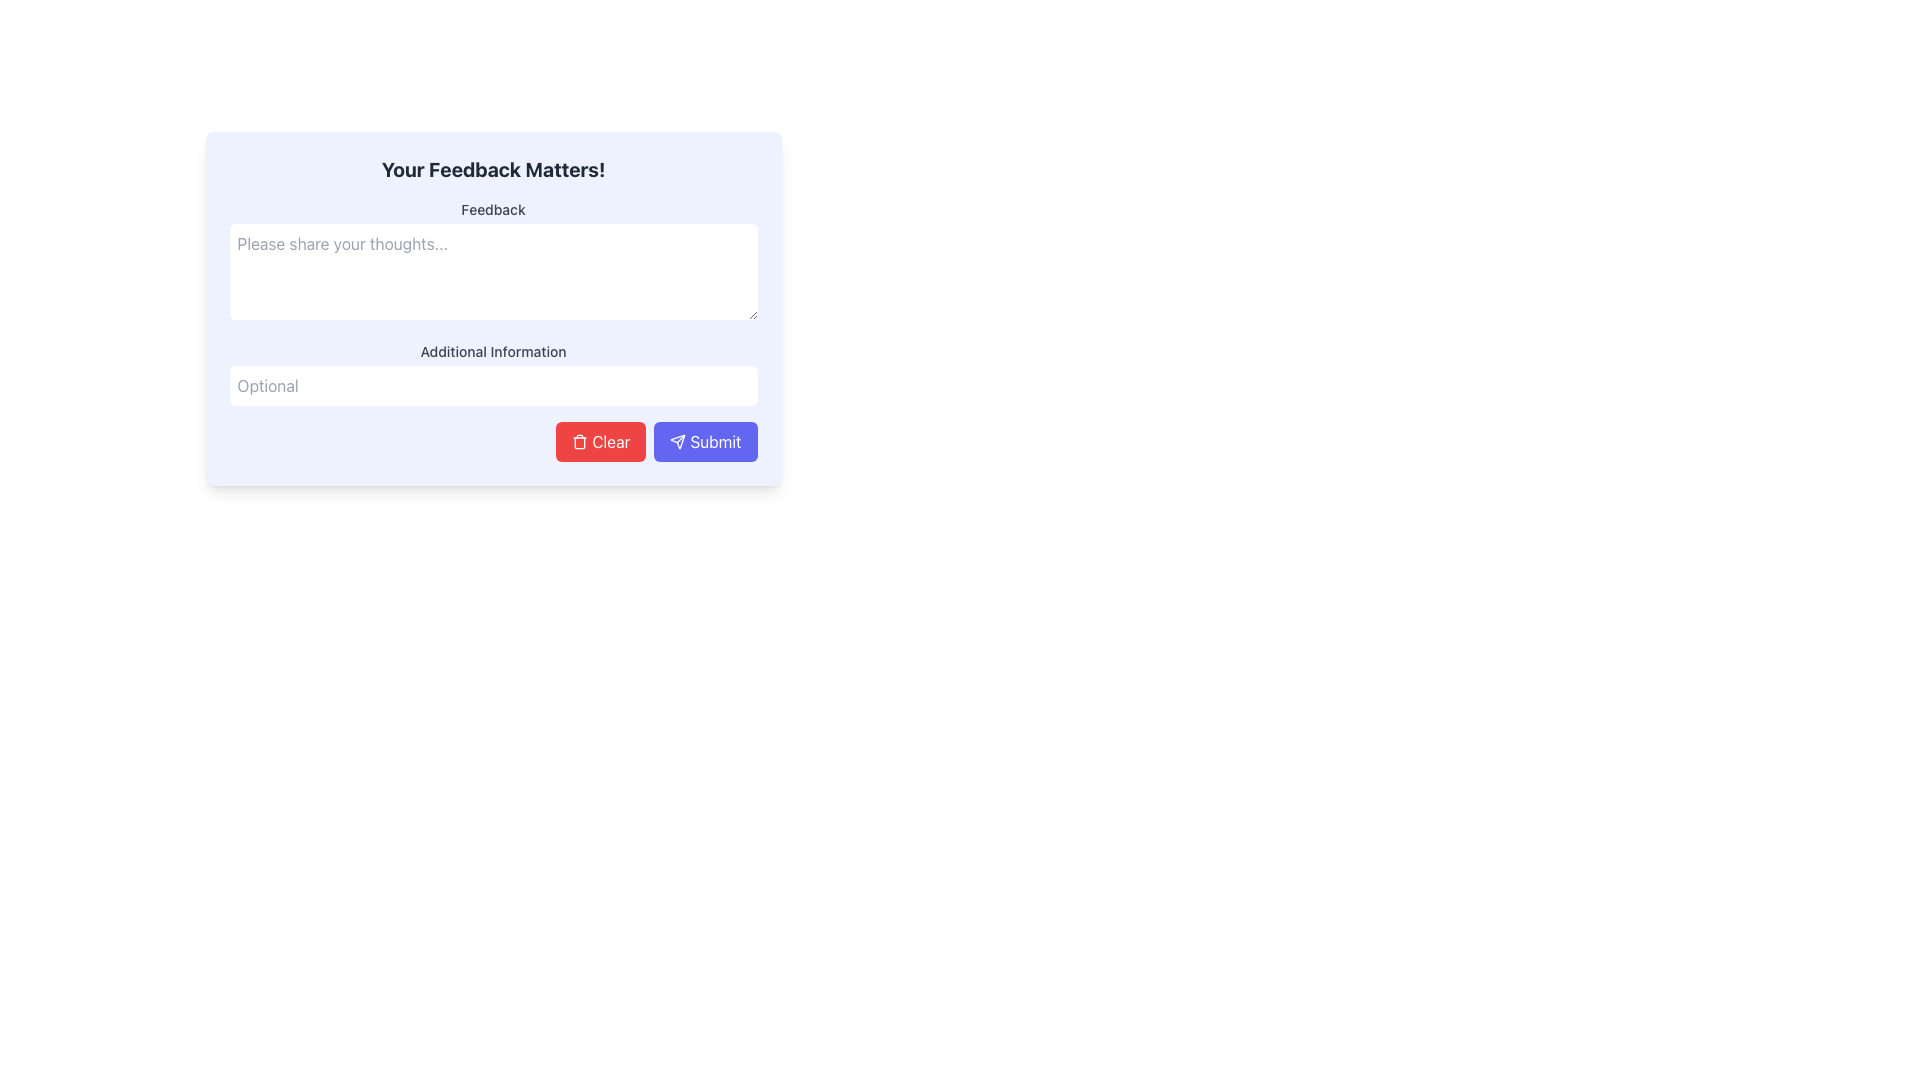 This screenshot has width=1920, height=1080. I want to click on the text label displaying 'Feedback', which is centrally positioned near the top of the feedback form interface and is styled in dark gray on a light background, so click(493, 209).